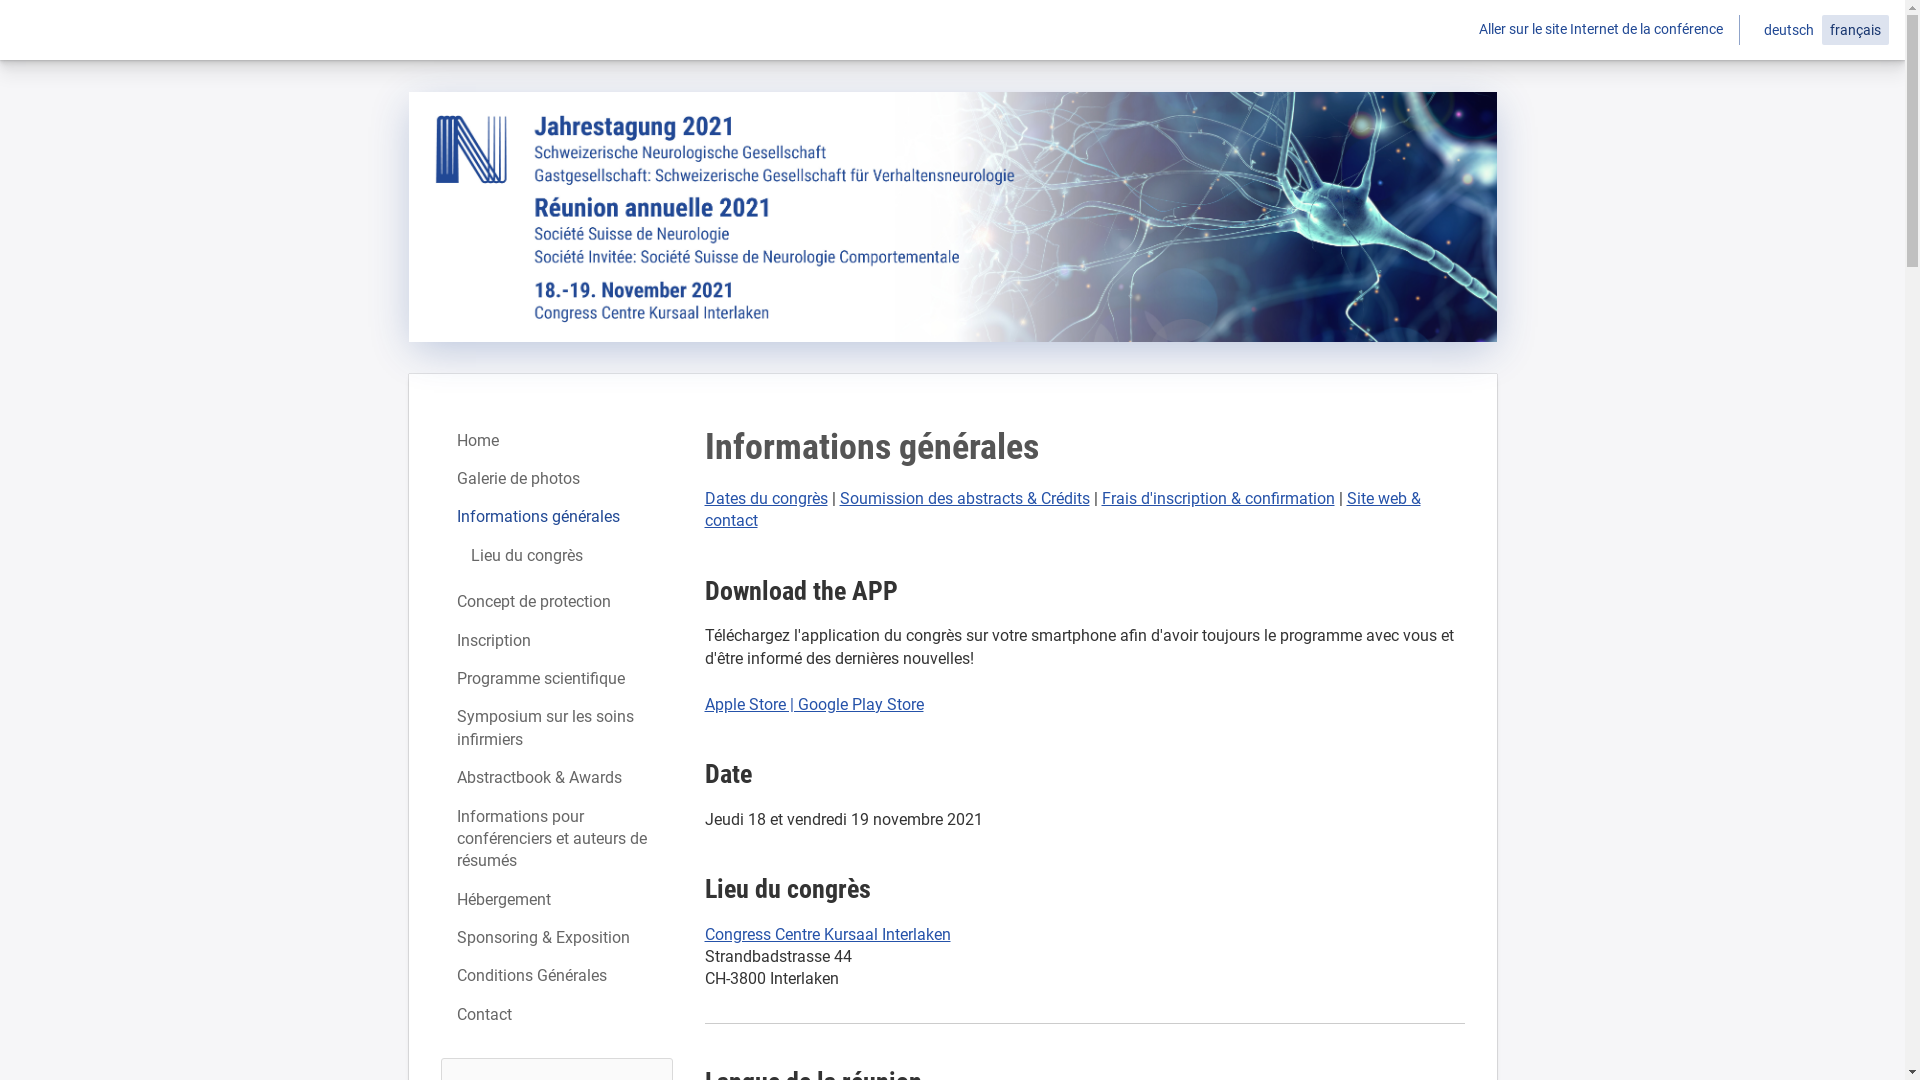 The width and height of the screenshot is (1920, 1080). Describe the element at coordinates (1789, 30) in the screenshot. I see `'deutsch'` at that location.